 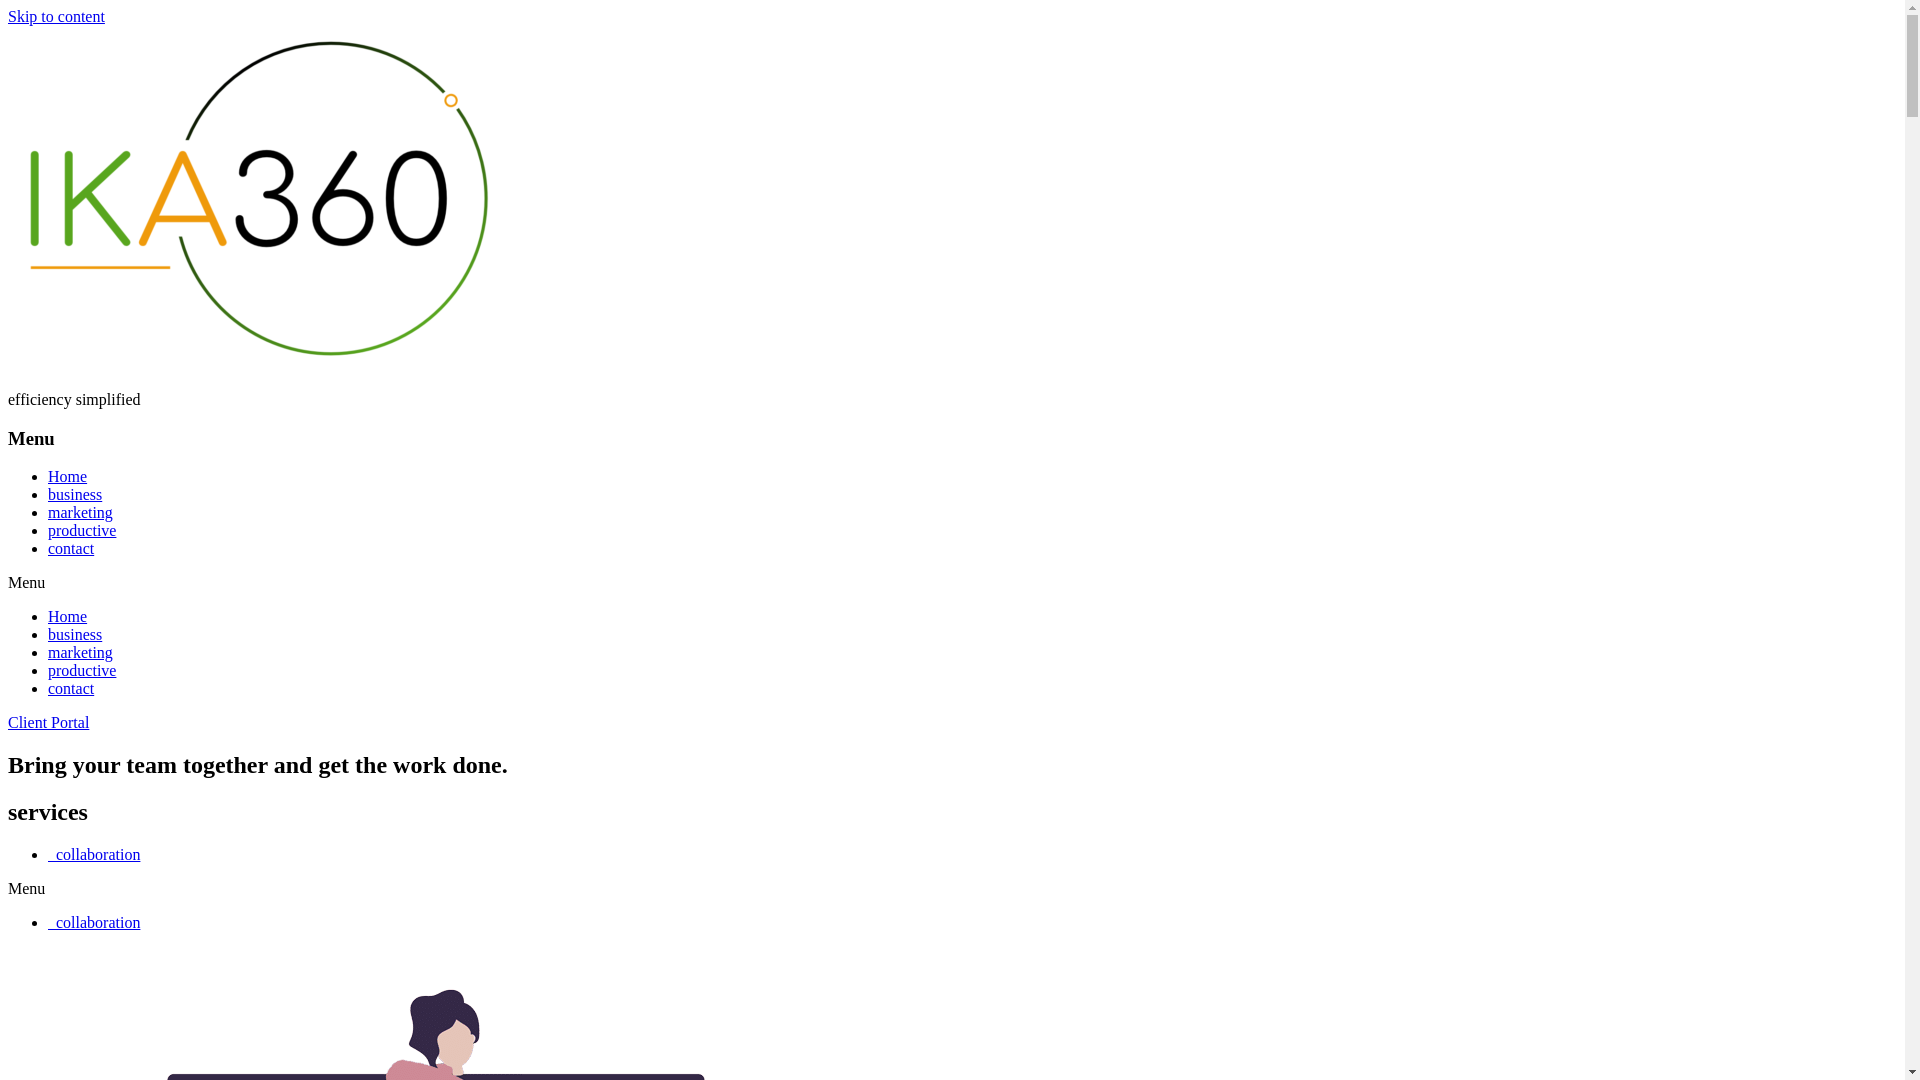 I want to click on 'productive', so click(x=80, y=670).